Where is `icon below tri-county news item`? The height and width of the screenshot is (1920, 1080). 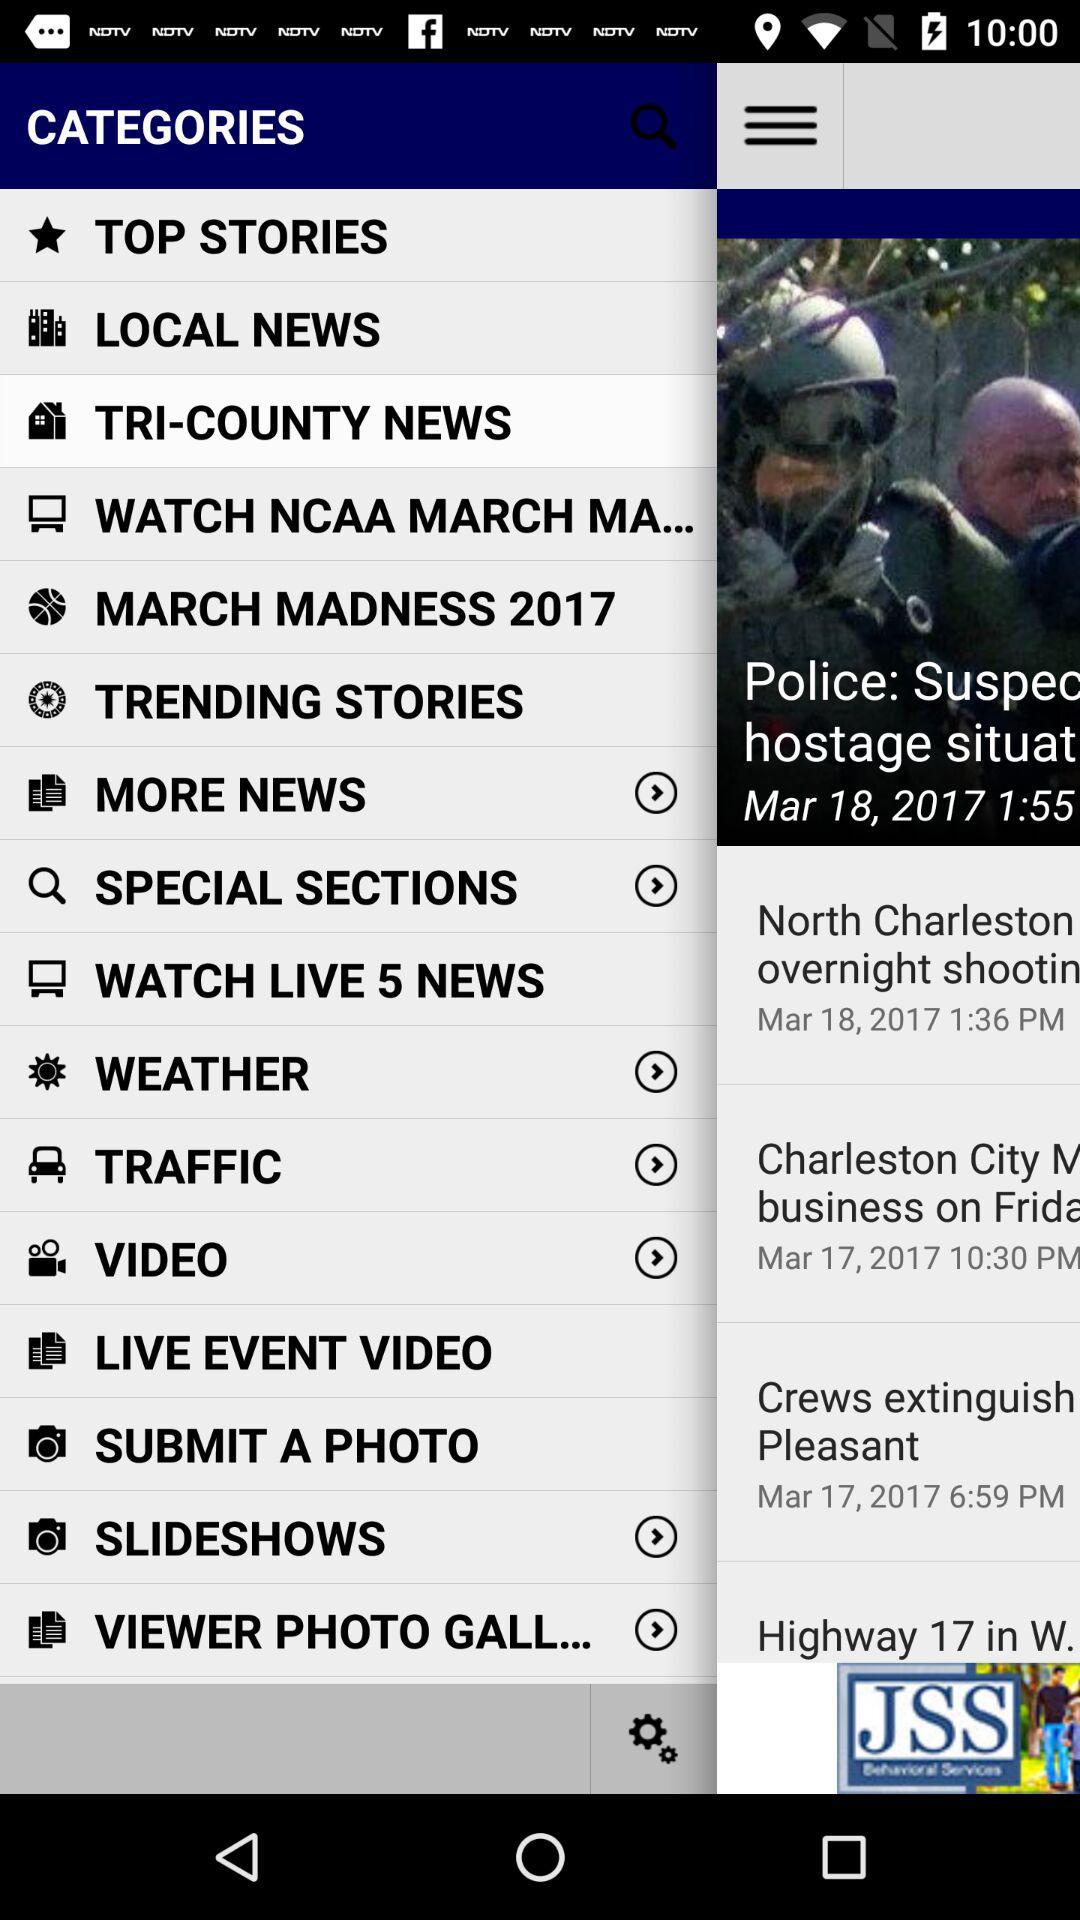
icon below tri-county news item is located at coordinates (405, 514).